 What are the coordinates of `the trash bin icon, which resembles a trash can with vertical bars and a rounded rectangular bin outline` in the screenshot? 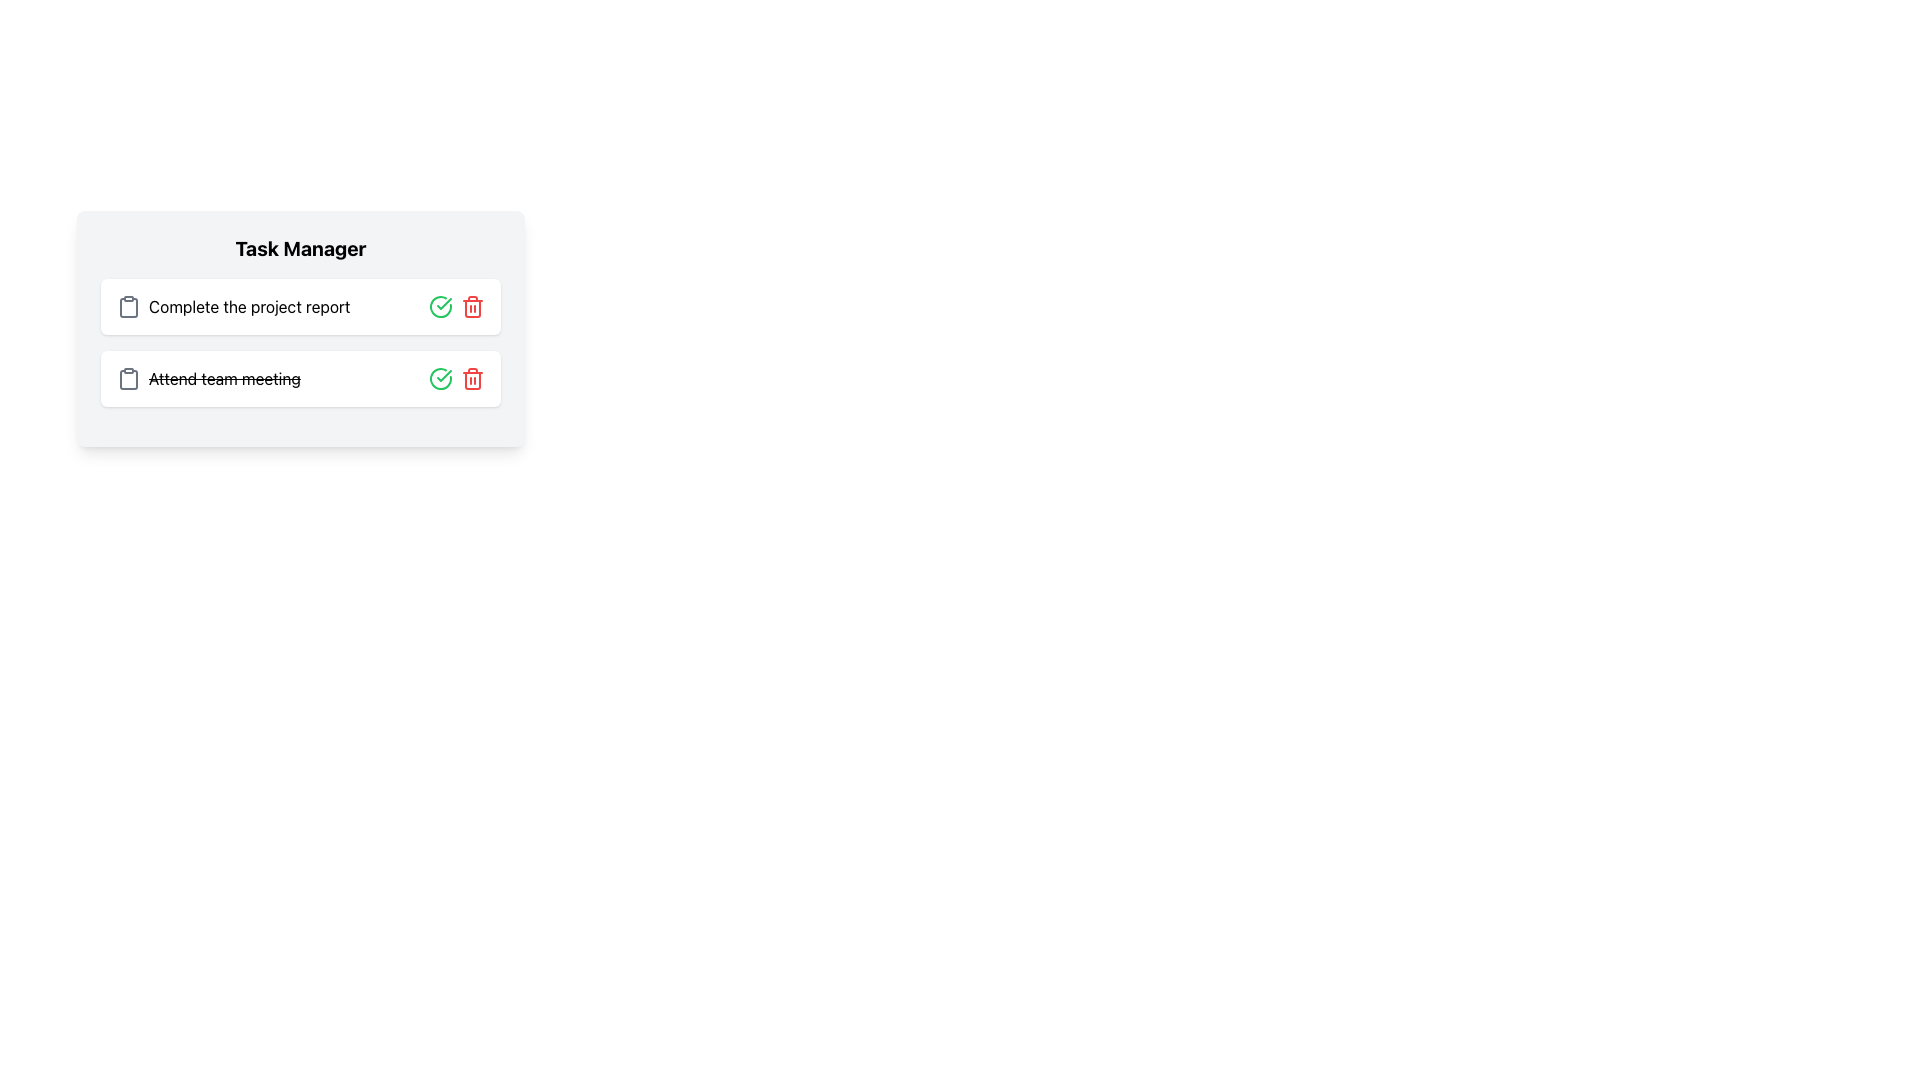 It's located at (472, 381).